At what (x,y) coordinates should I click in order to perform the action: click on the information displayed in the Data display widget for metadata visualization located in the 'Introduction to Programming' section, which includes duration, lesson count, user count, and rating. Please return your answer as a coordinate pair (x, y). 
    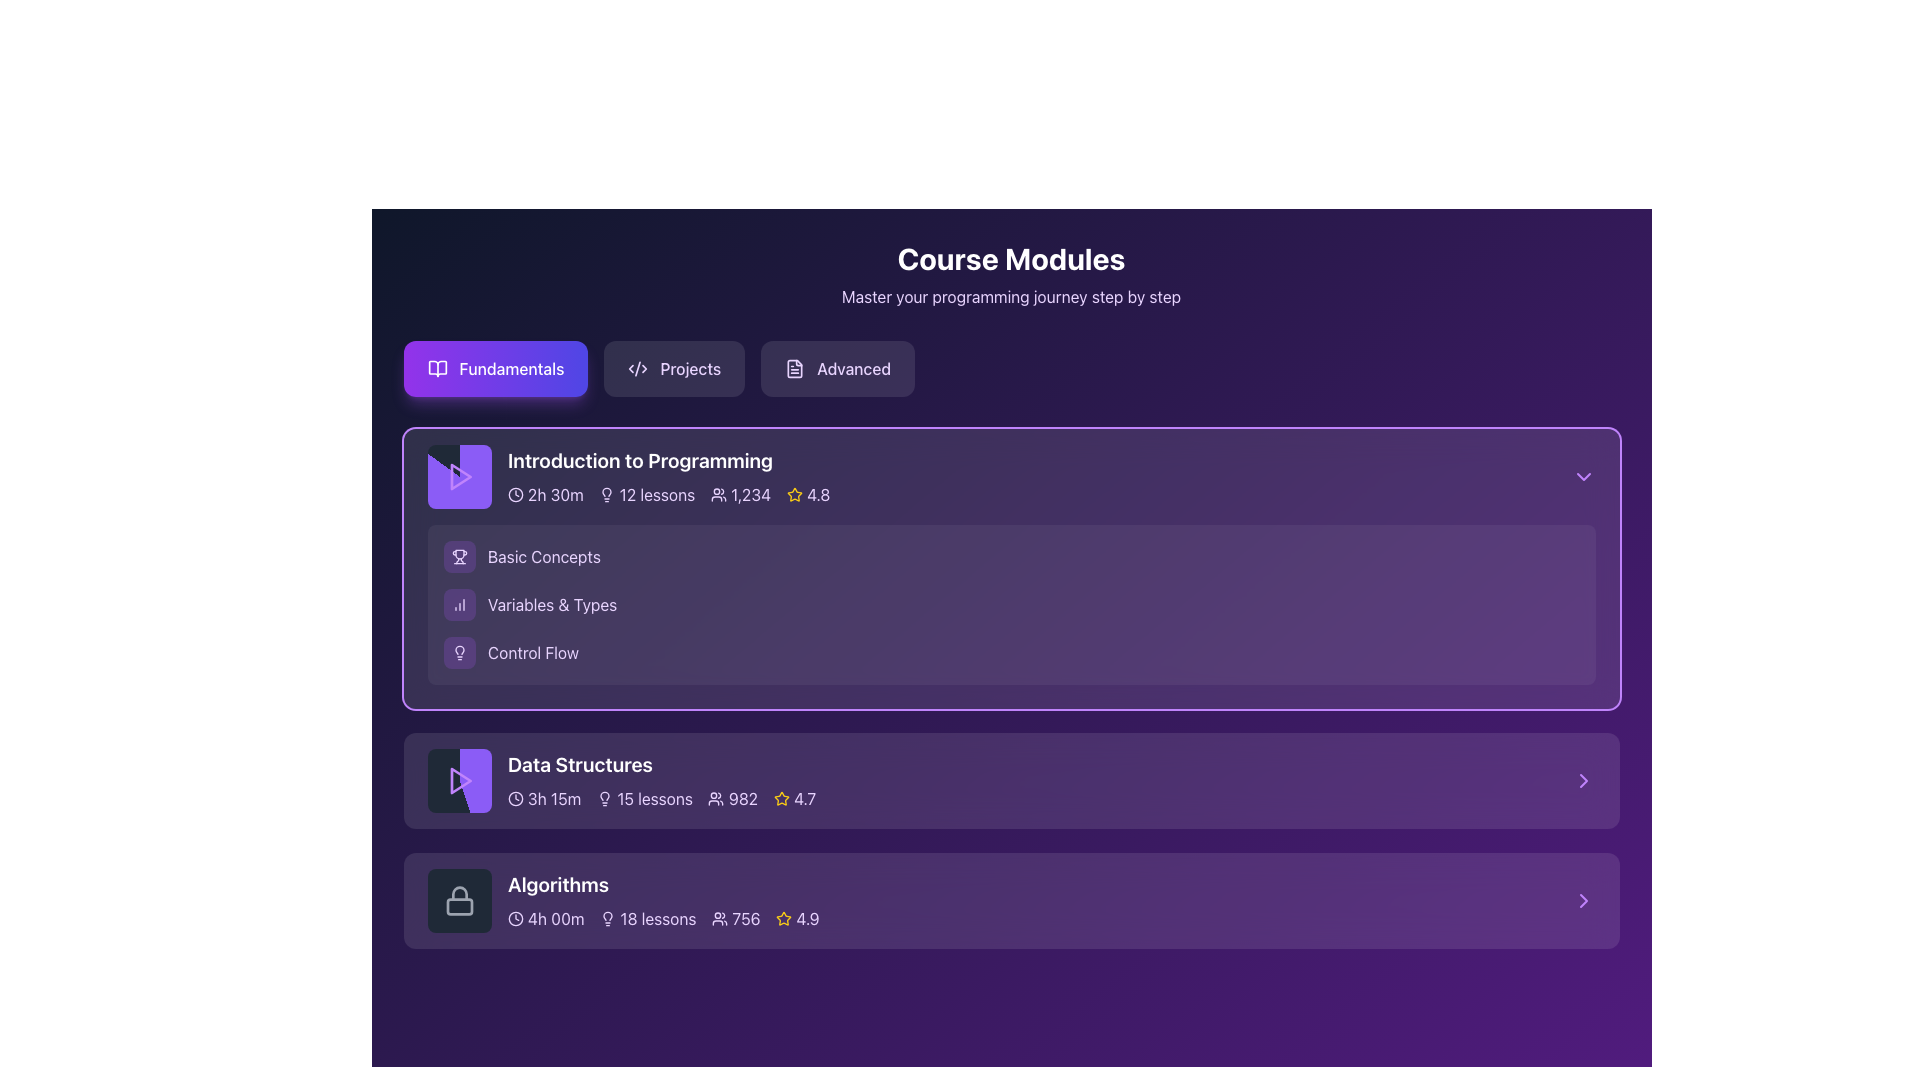
    Looking at the image, I should click on (668, 494).